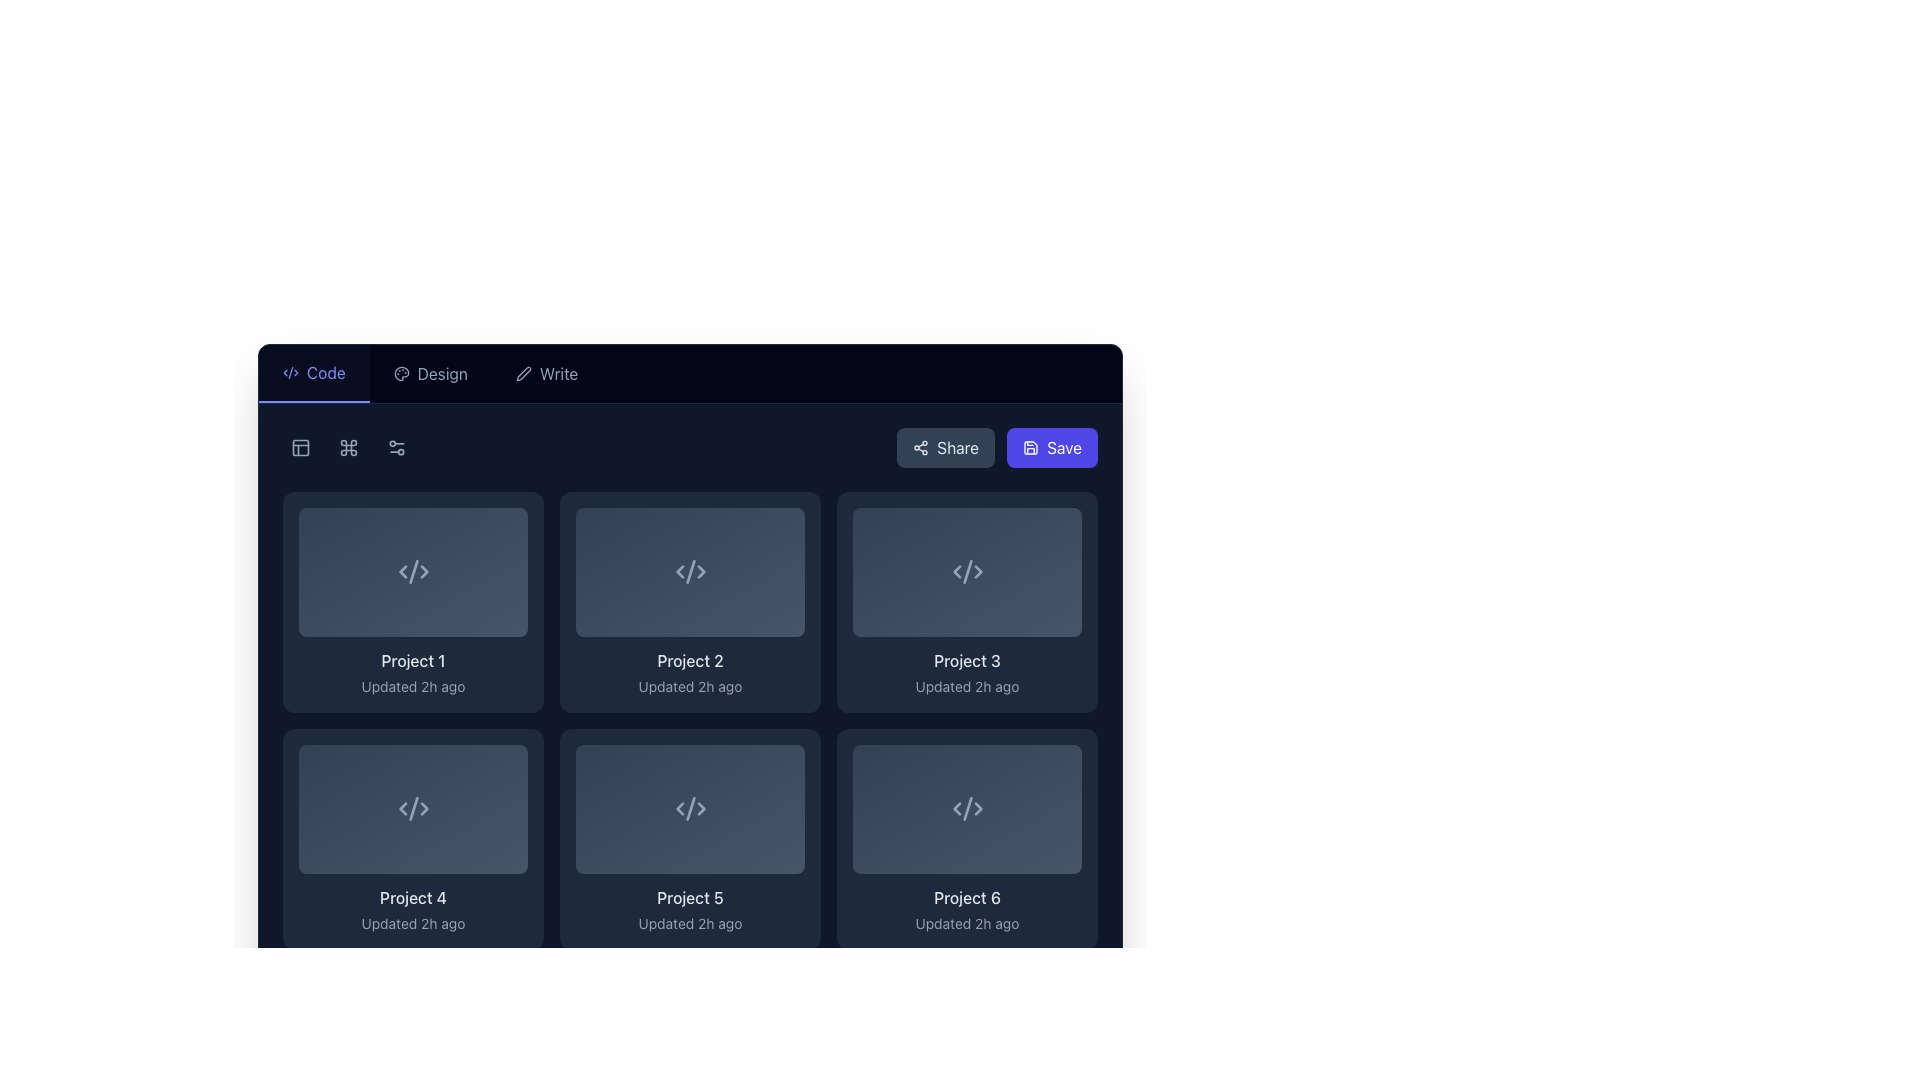 This screenshot has height=1080, width=1920. Describe the element at coordinates (412, 685) in the screenshot. I see `the text field that reads 'Updated 2h ago', which is styled with a smaller, light grey font and is located beneath the bold text label 'Project 1' in the first card of the grid layout` at that location.